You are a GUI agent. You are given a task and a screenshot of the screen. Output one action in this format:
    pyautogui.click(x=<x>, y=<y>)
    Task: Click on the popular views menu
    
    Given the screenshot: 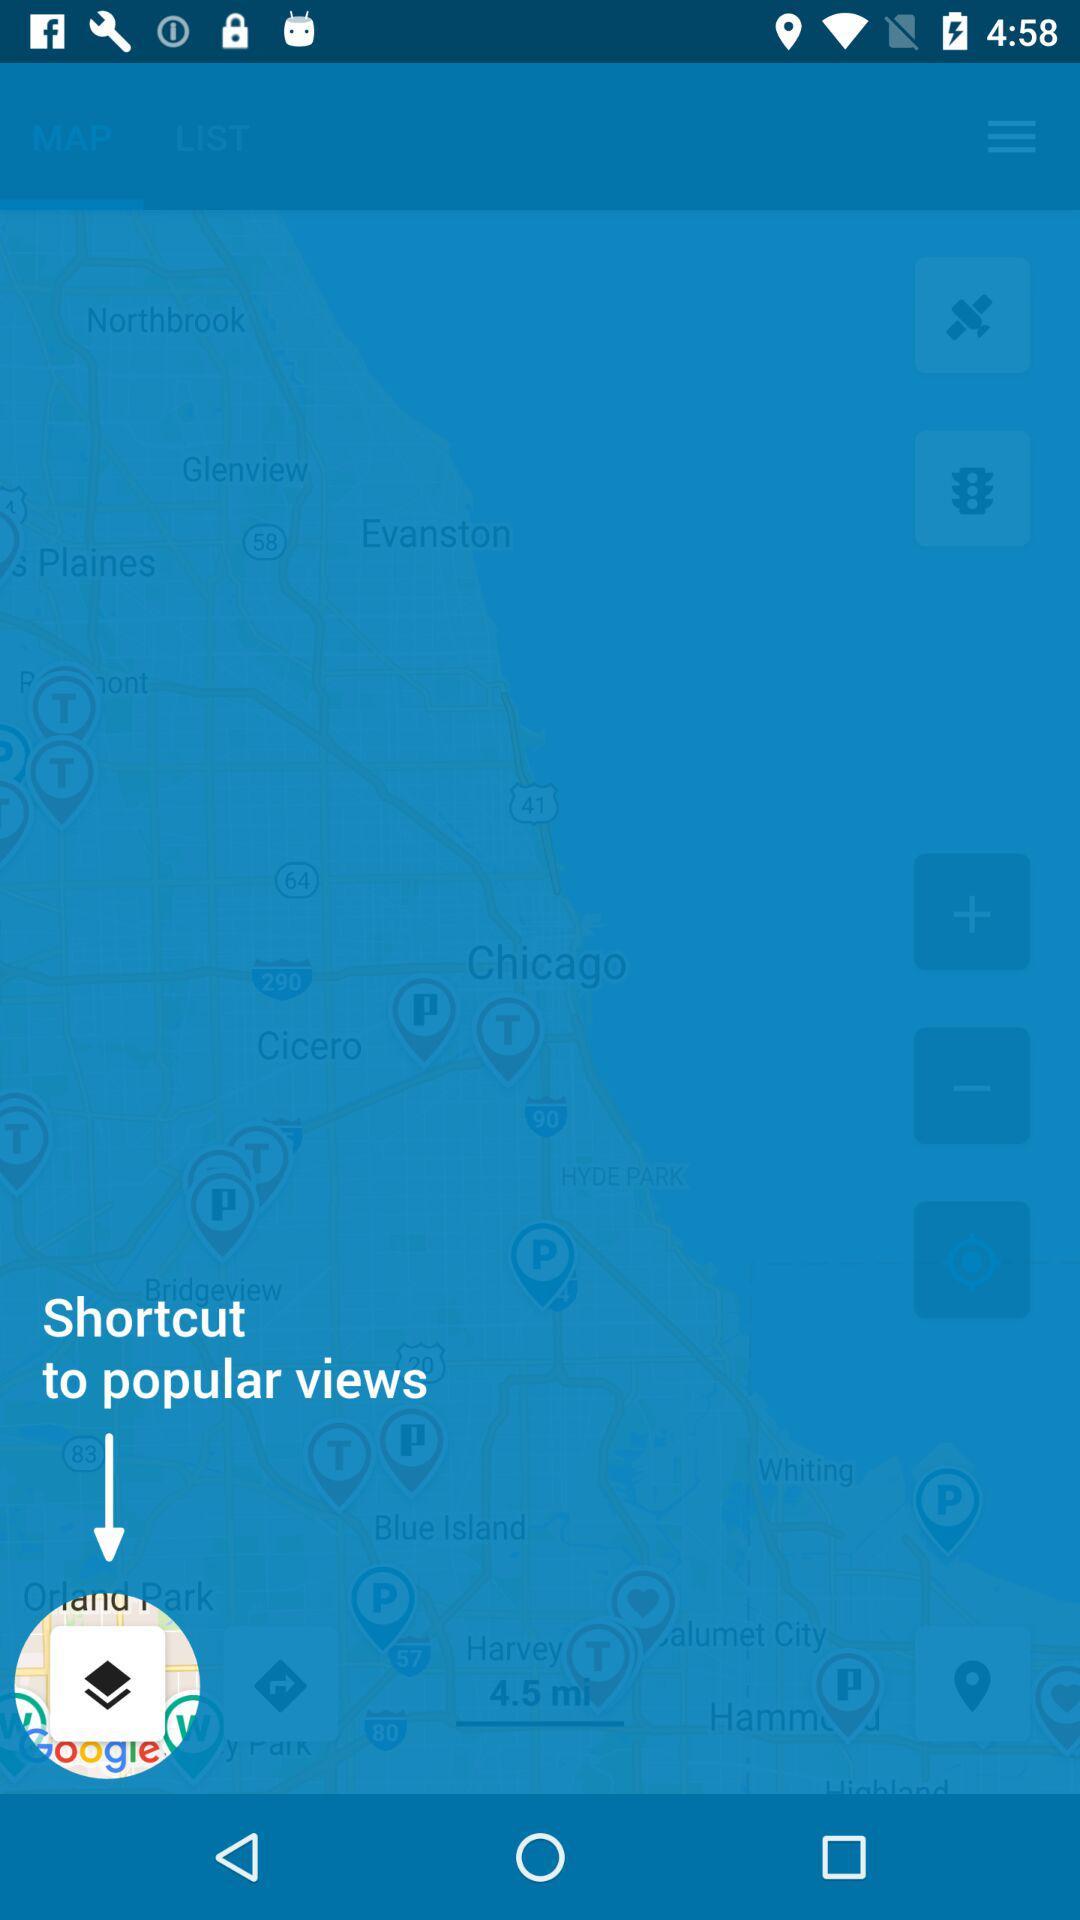 What is the action you would take?
    pyautogui.click(x=107, y=1685)
    